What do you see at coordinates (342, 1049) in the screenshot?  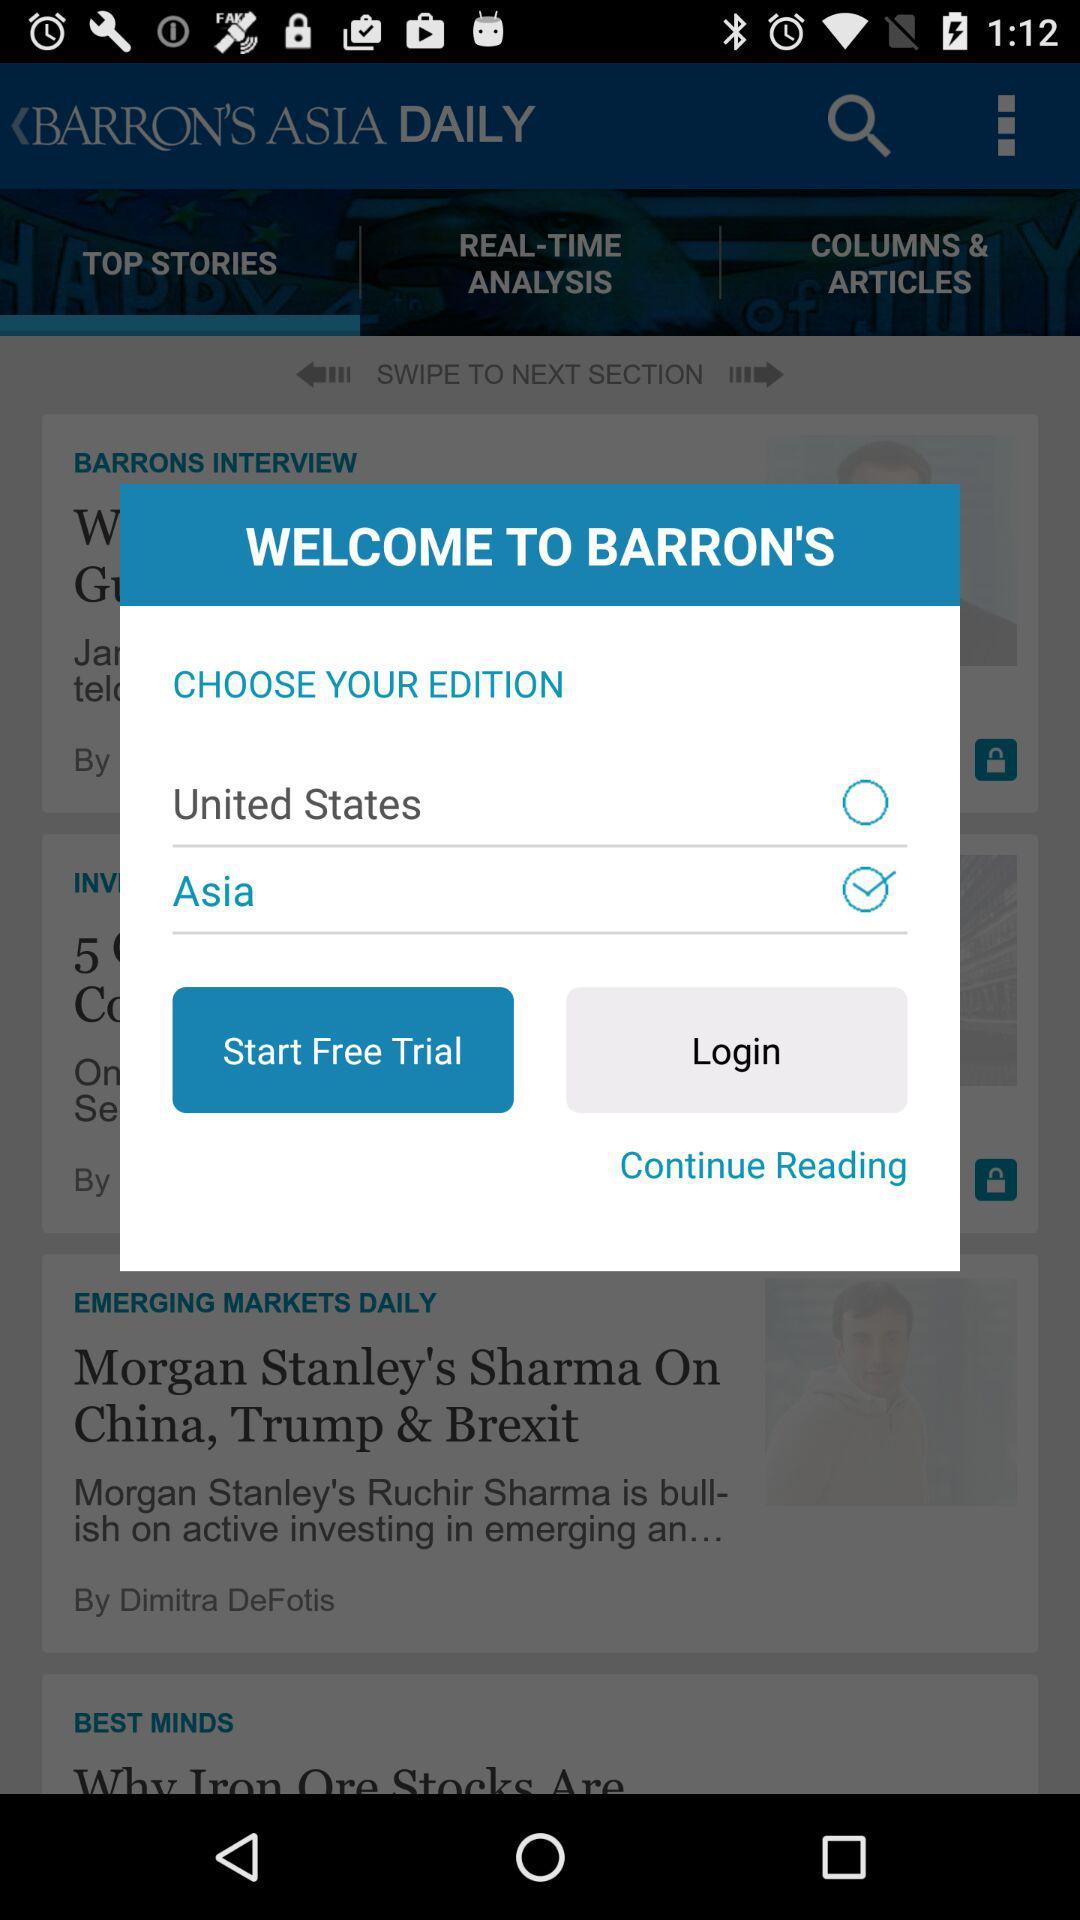 I see `the item to the left of the login button` at bounding box center [342, 1049].